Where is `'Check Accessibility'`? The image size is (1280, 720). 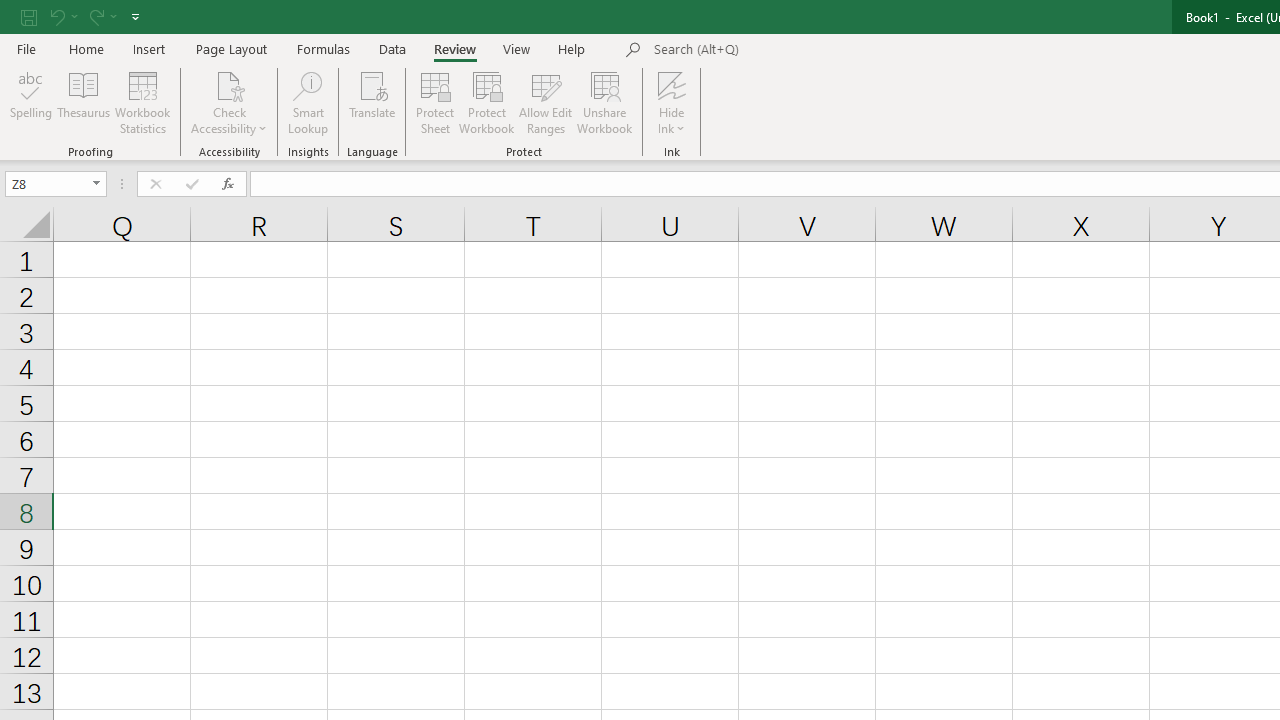 'Check Accessibility' is located at coordinates (229, 84).